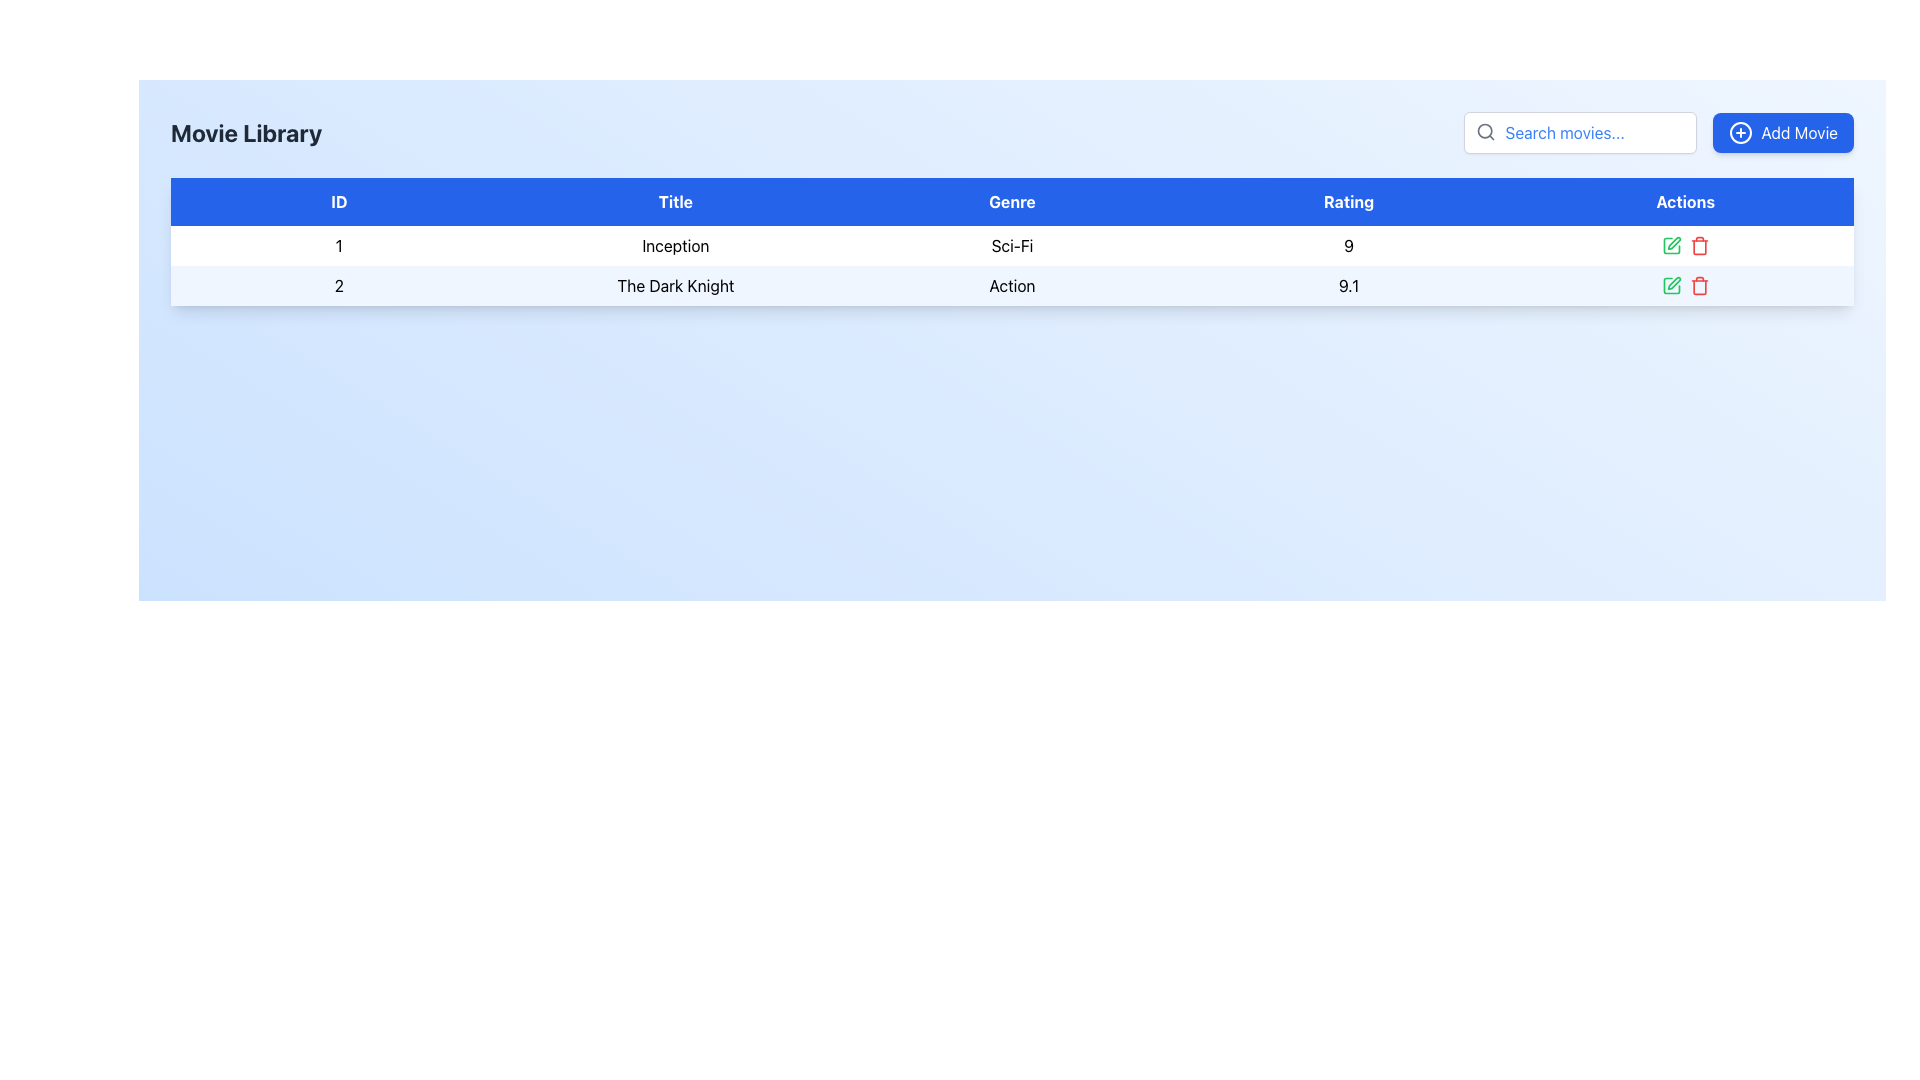 The height and width of the screenshot is (1080, 1920). Describe the element at coordinates (339, 245) in the screenshot. I see `the text label containing the number '1' located in the first column of the table under the 'ID' header` at that location.